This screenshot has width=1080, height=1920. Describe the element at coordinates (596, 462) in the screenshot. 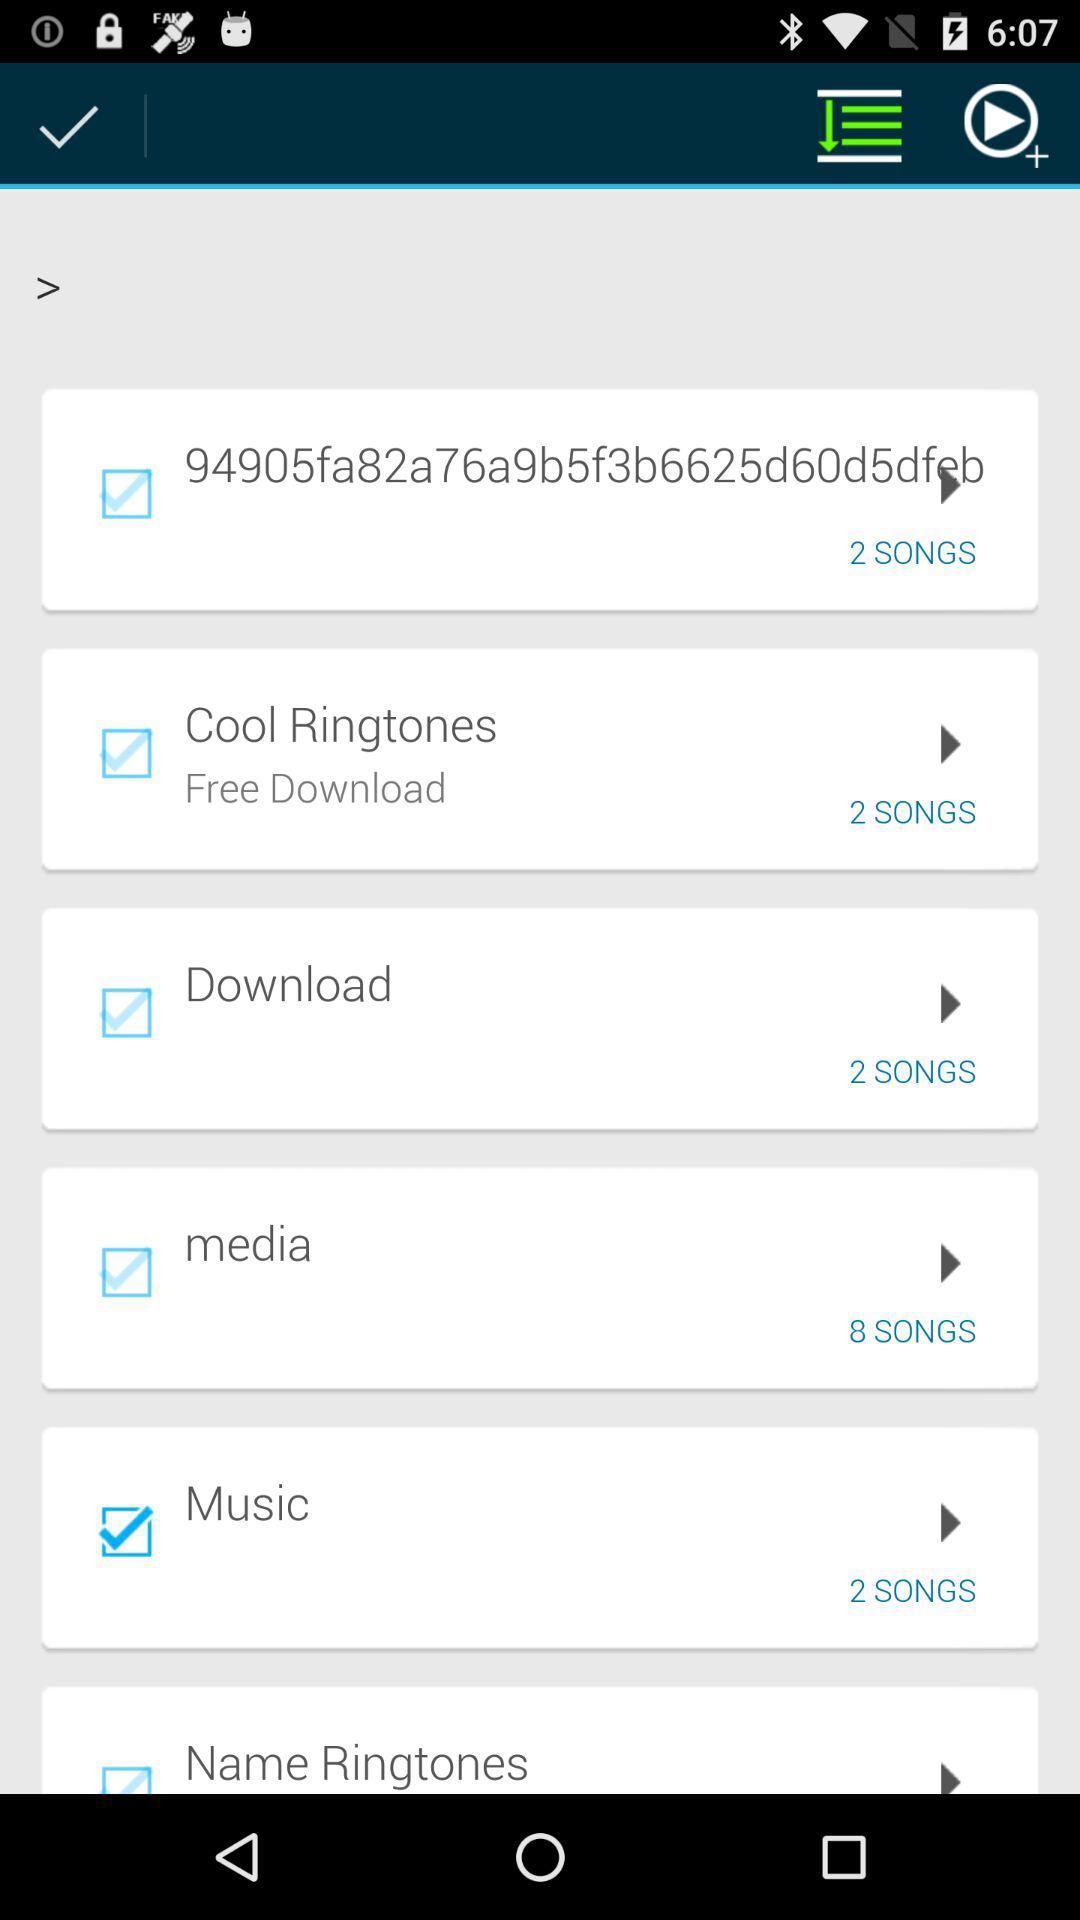

I see `app above the 2 songs app` at that location.